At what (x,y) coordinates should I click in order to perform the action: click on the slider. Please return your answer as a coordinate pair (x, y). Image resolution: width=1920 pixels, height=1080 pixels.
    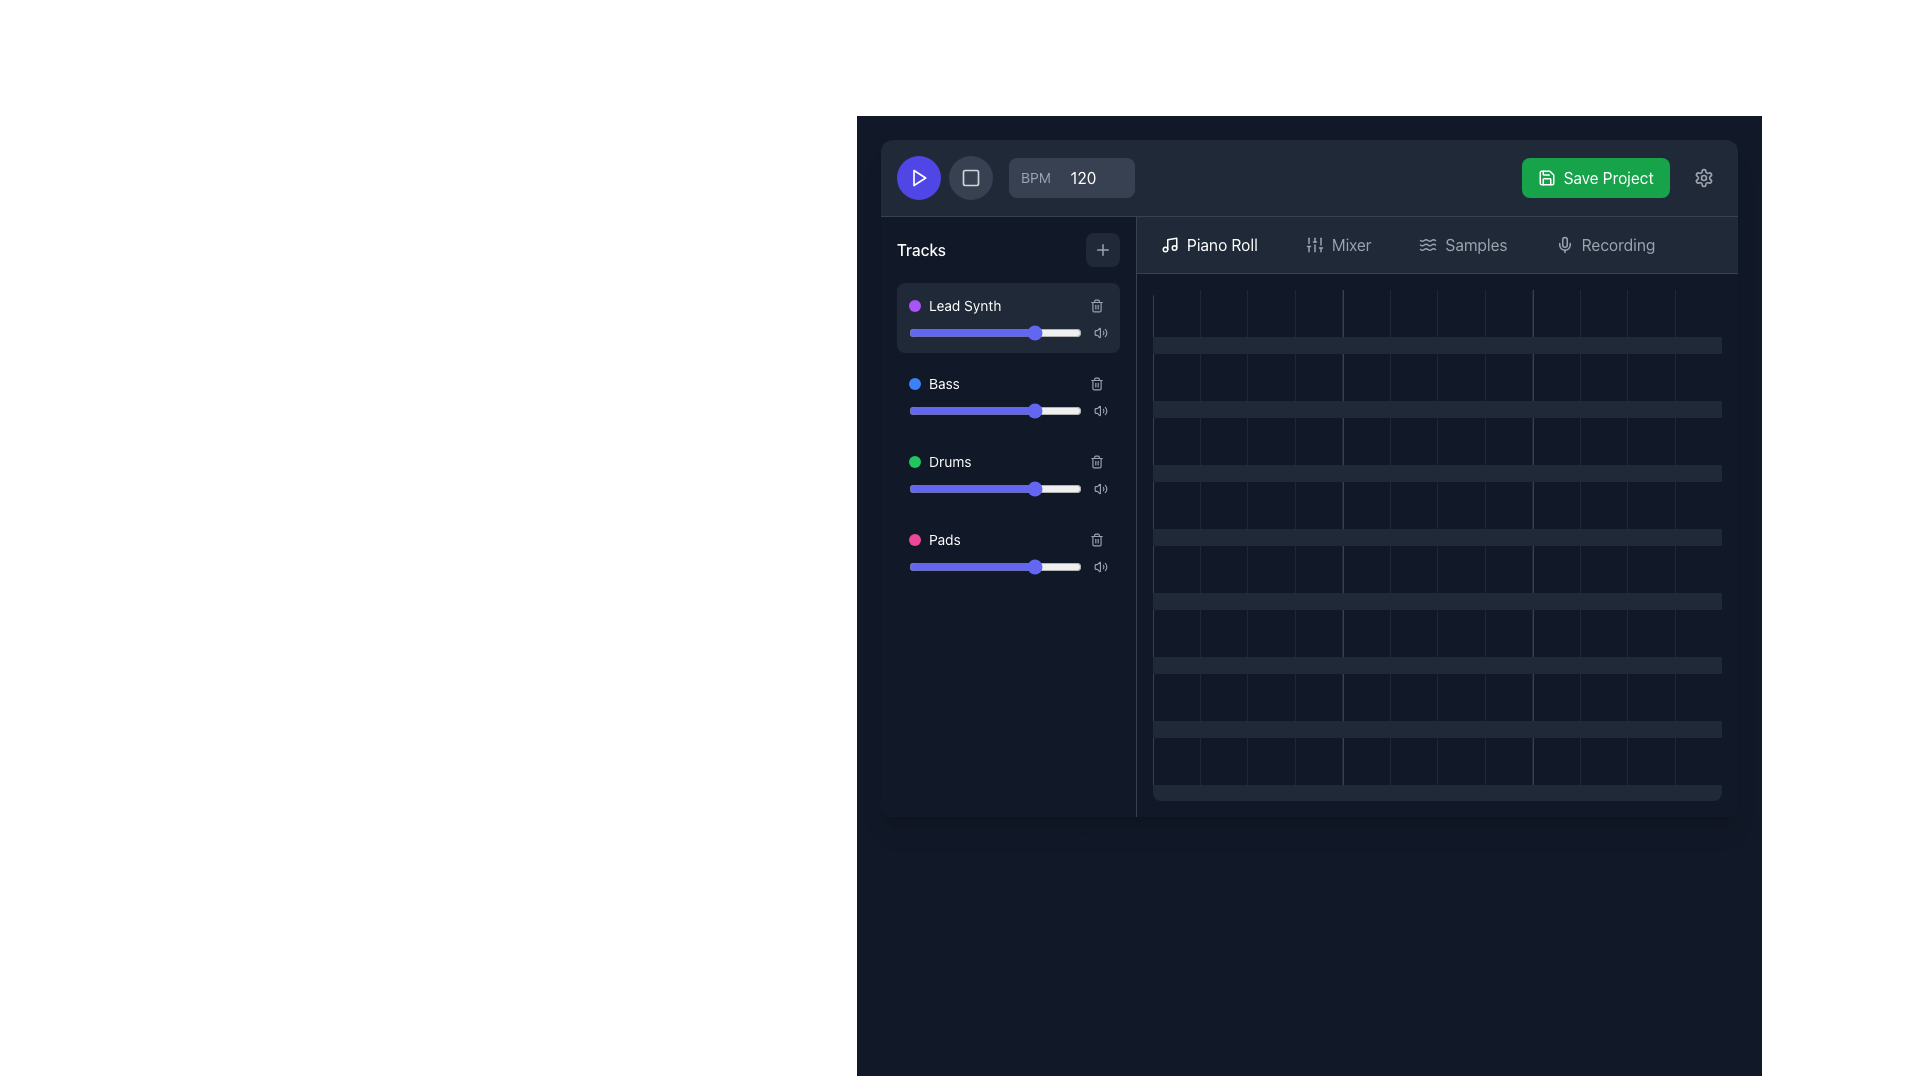
    Looking at the image, I should click on (909, 489).